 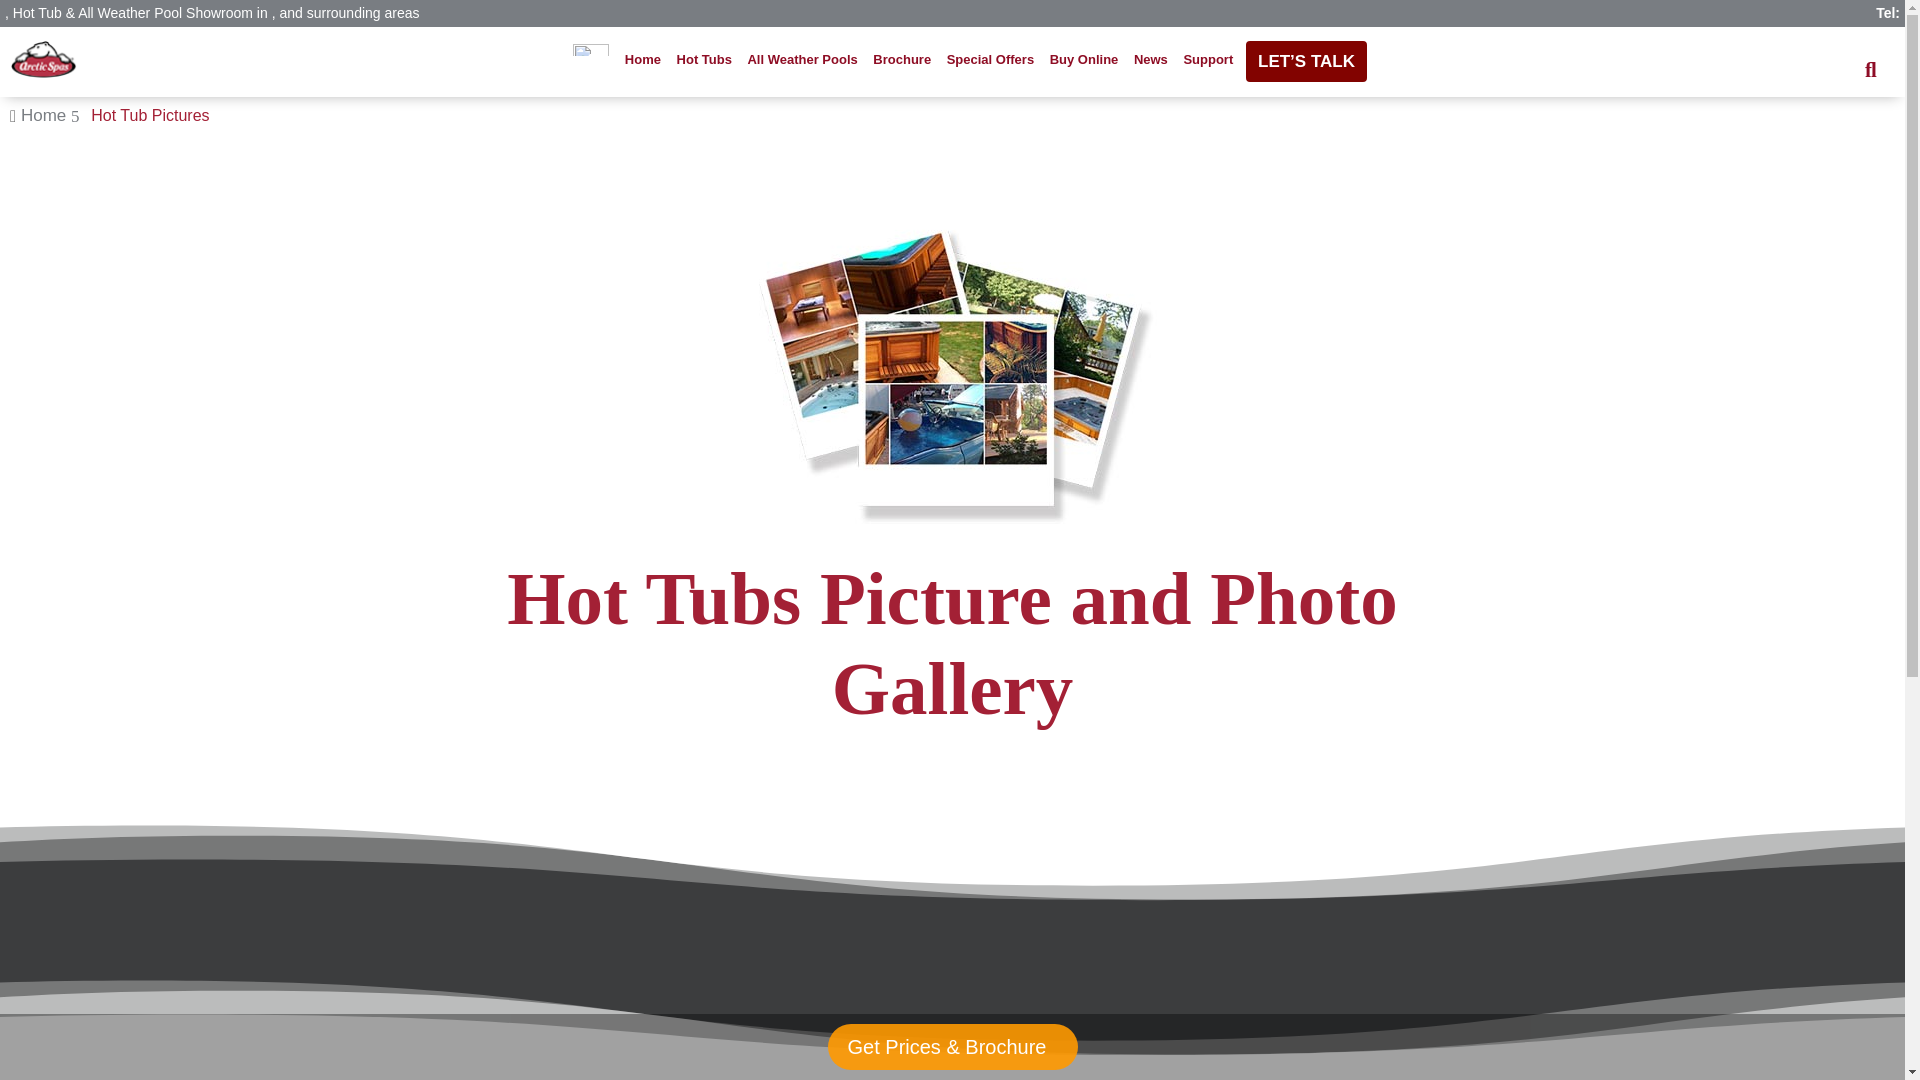 What do you see at coordinates (901, 58) in the screenshot?
I see `'Brochure'` at bounding box center [901, 58].